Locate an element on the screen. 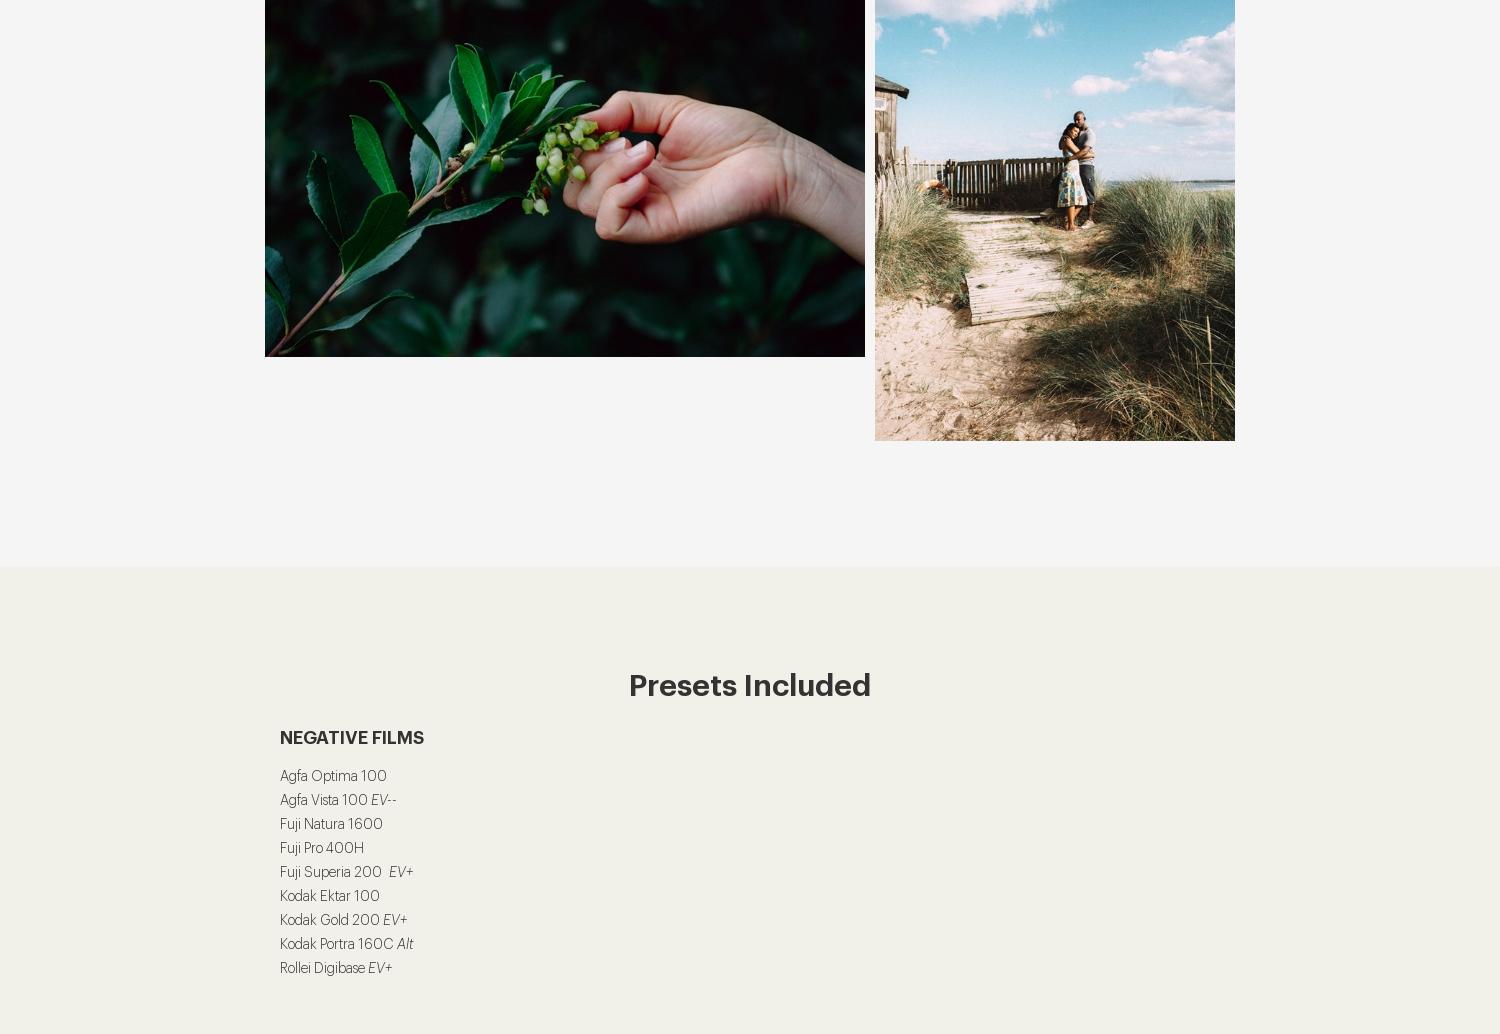 This screenshot has width=1500, height=1034. 'Original photo by' is located at coordinates (1054, 205).